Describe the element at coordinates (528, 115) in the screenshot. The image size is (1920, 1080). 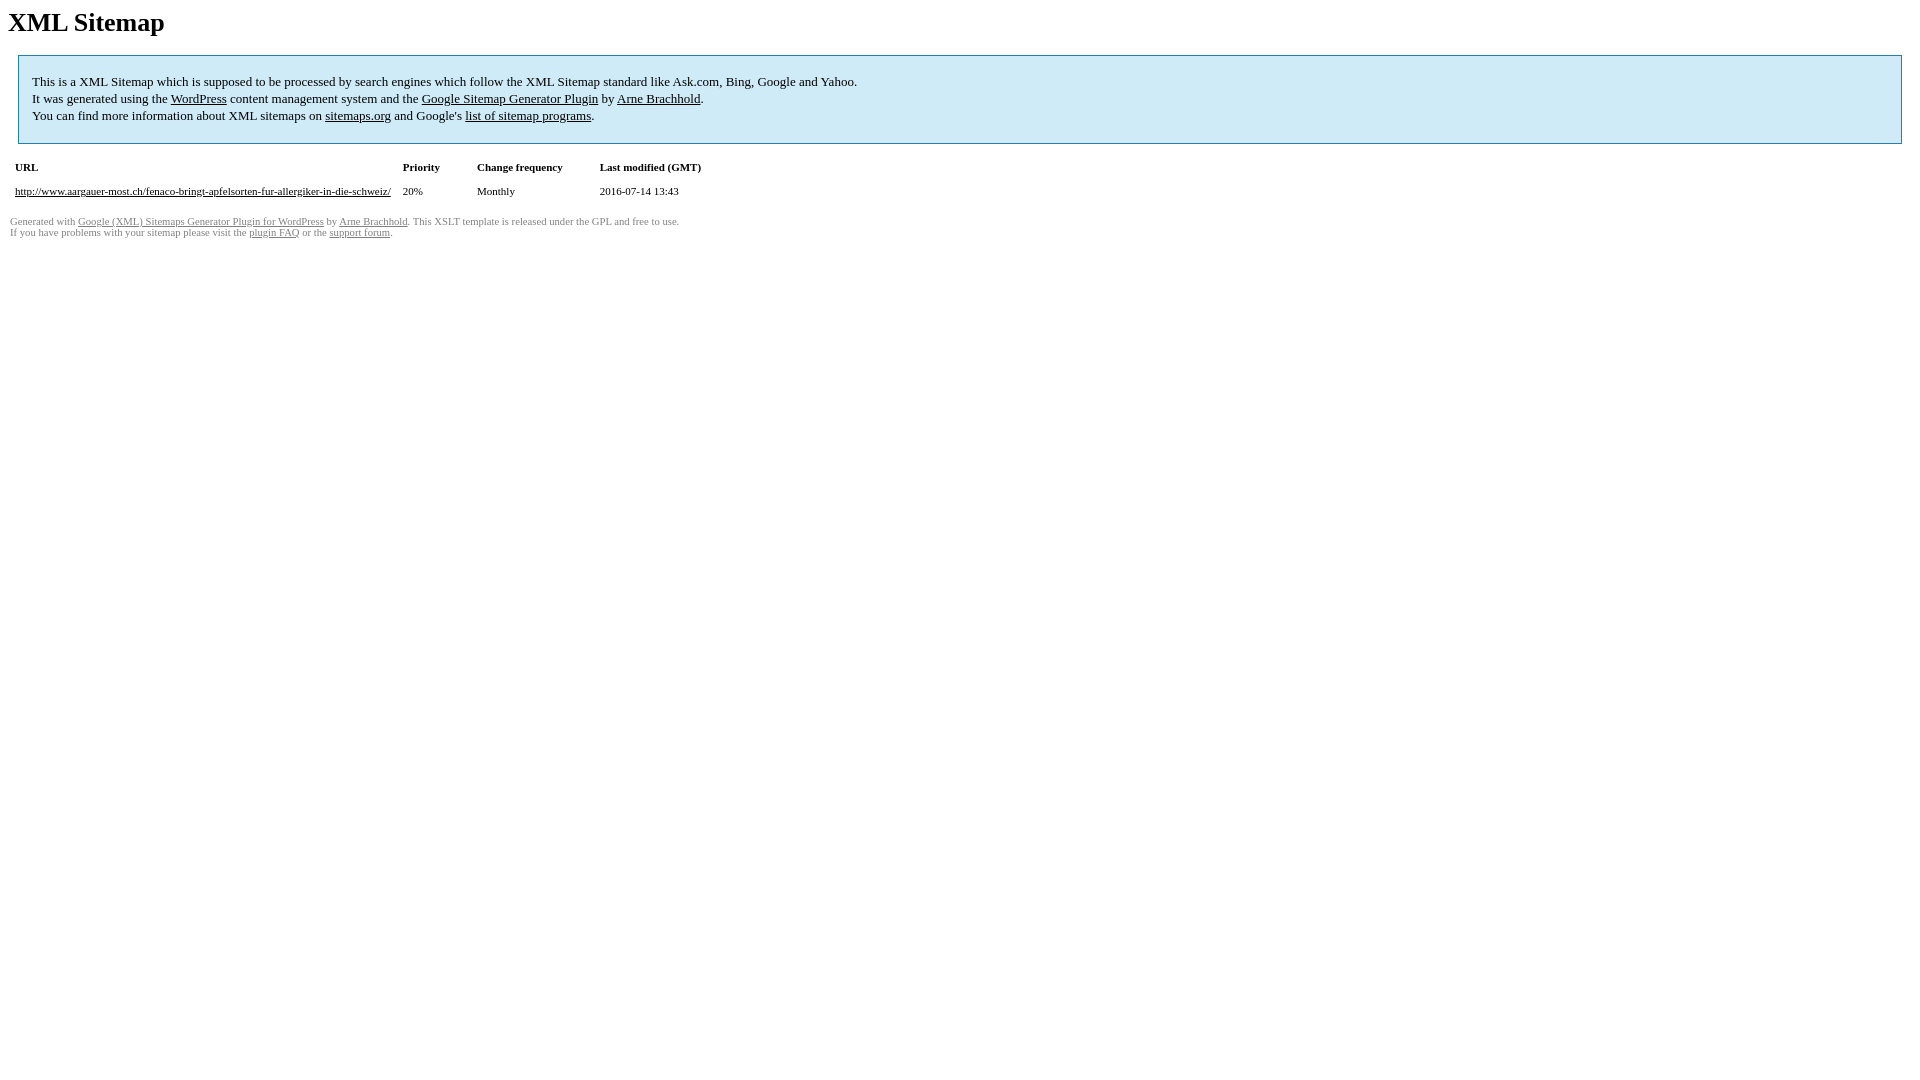
I see `'list of sitemap programs'` at that location.